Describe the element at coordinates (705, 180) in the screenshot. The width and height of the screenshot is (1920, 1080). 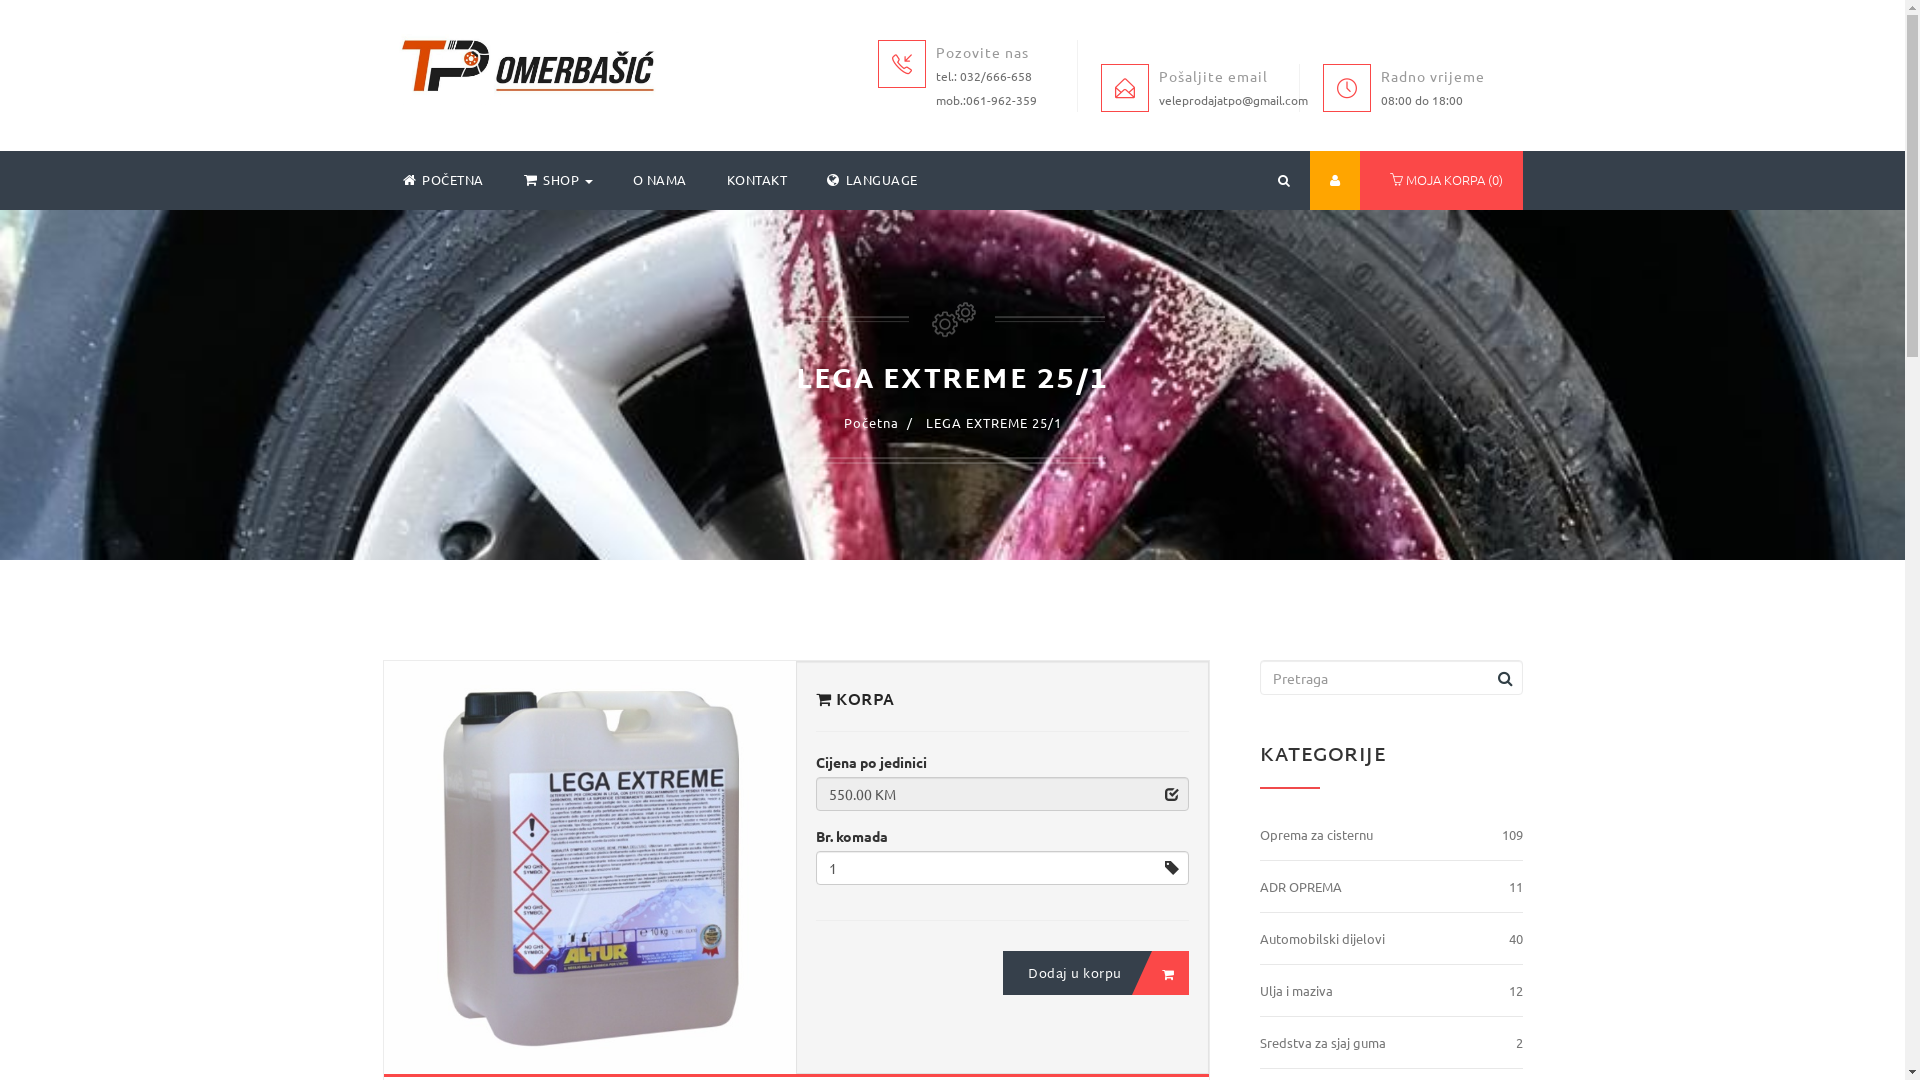
I see `'KONTAKT'` at that location.